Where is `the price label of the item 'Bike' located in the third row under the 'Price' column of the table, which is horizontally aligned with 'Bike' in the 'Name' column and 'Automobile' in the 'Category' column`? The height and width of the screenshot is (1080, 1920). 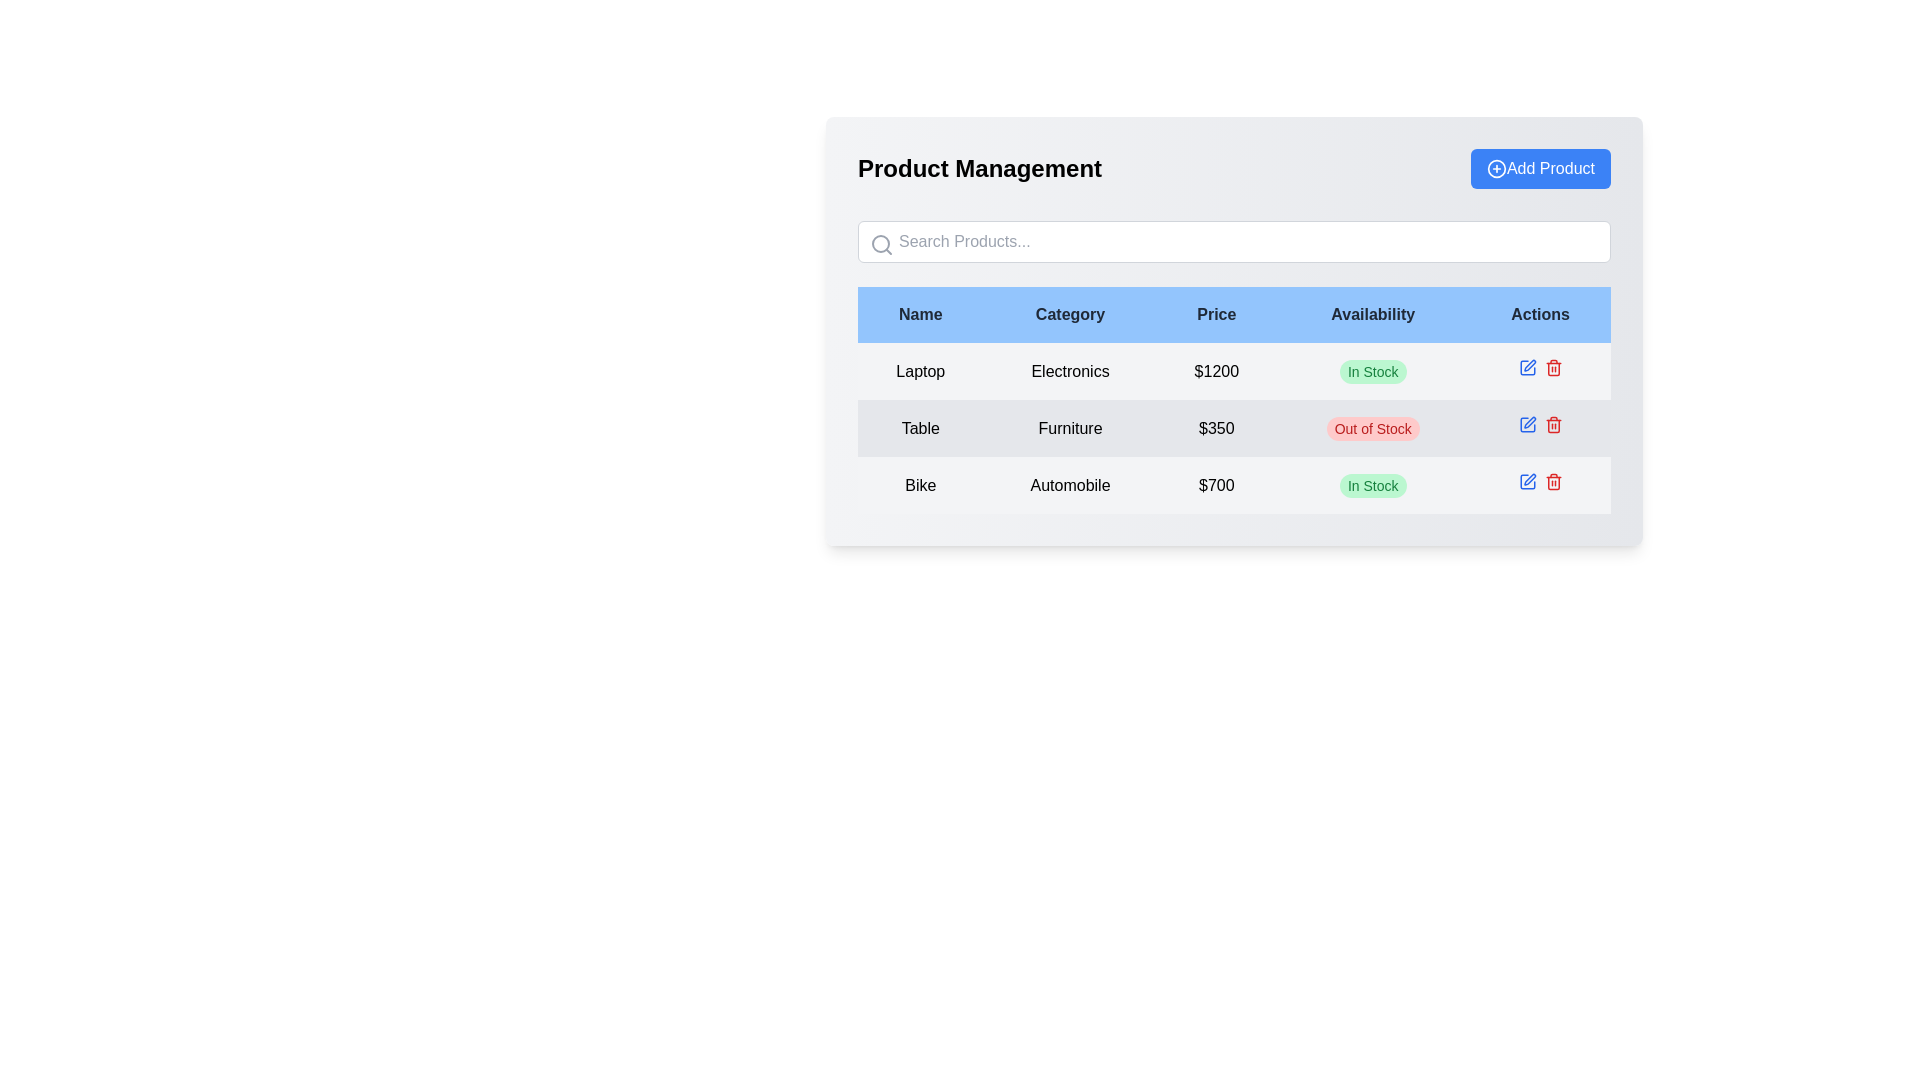
the price label of the item 'Bike' located in the third row under the 'Price' column of the table, which is horizontally aligned with 'Bike' in the 'Name' column and 'Automobile' in the 'Category' column is located at coordinates (1215, 485).